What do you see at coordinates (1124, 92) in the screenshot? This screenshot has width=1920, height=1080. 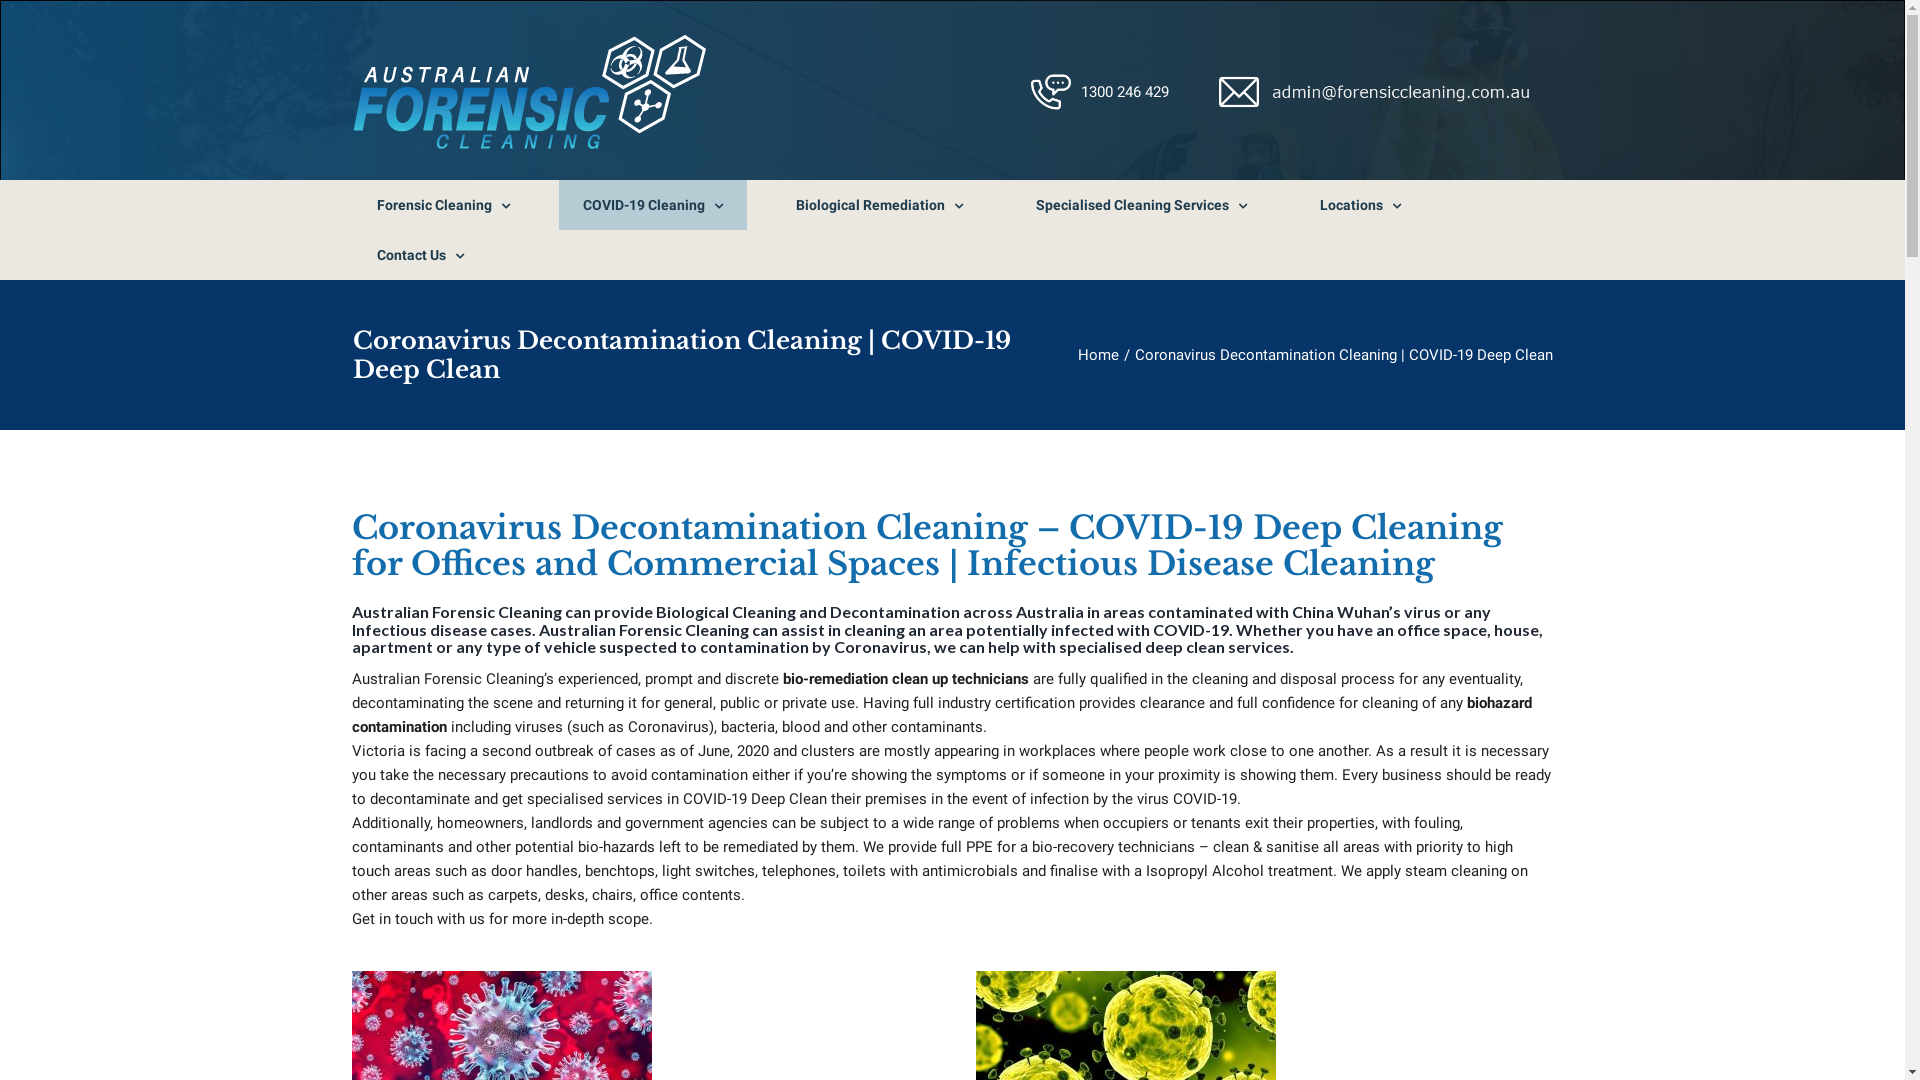 I see `'1300 246 429'` at bounding box center [1124, 92].